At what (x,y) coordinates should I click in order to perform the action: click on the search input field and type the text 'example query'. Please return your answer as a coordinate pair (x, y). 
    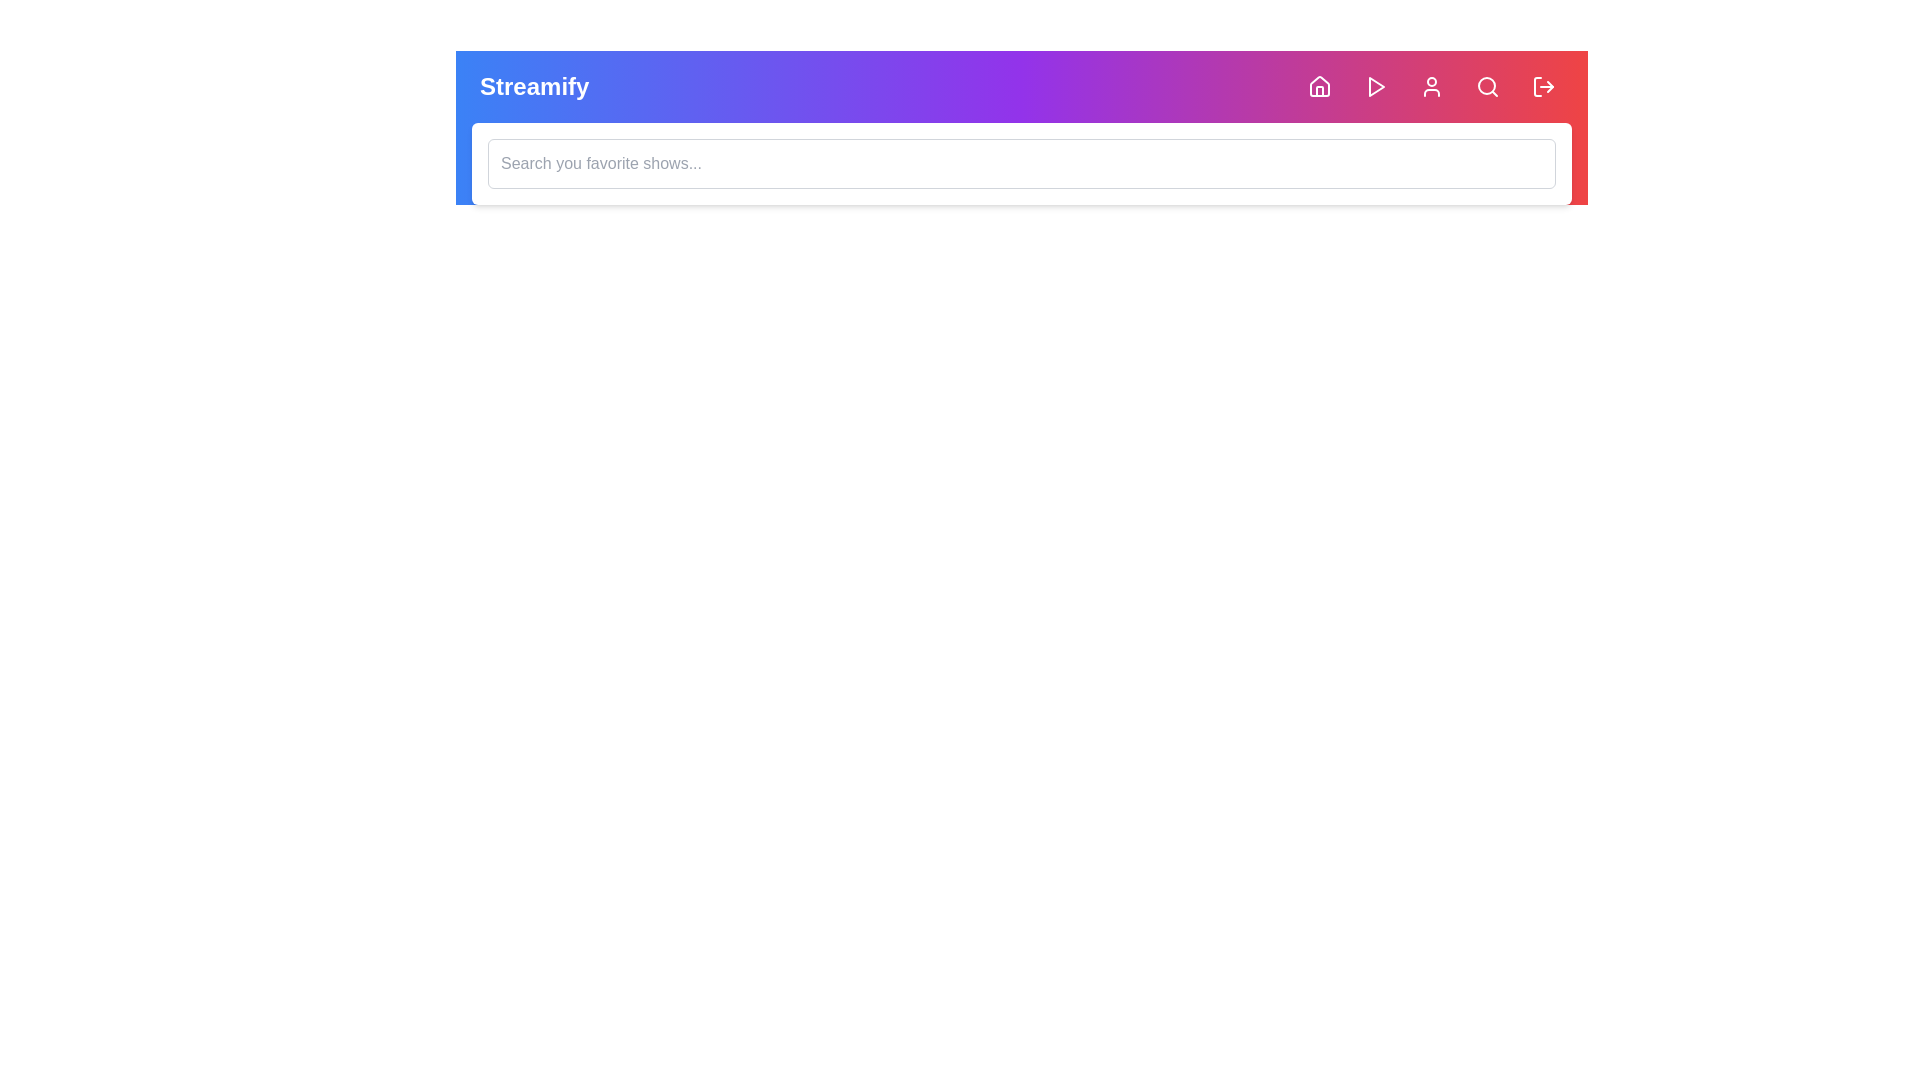
    Looking at the image, I should click on (1022, 163).